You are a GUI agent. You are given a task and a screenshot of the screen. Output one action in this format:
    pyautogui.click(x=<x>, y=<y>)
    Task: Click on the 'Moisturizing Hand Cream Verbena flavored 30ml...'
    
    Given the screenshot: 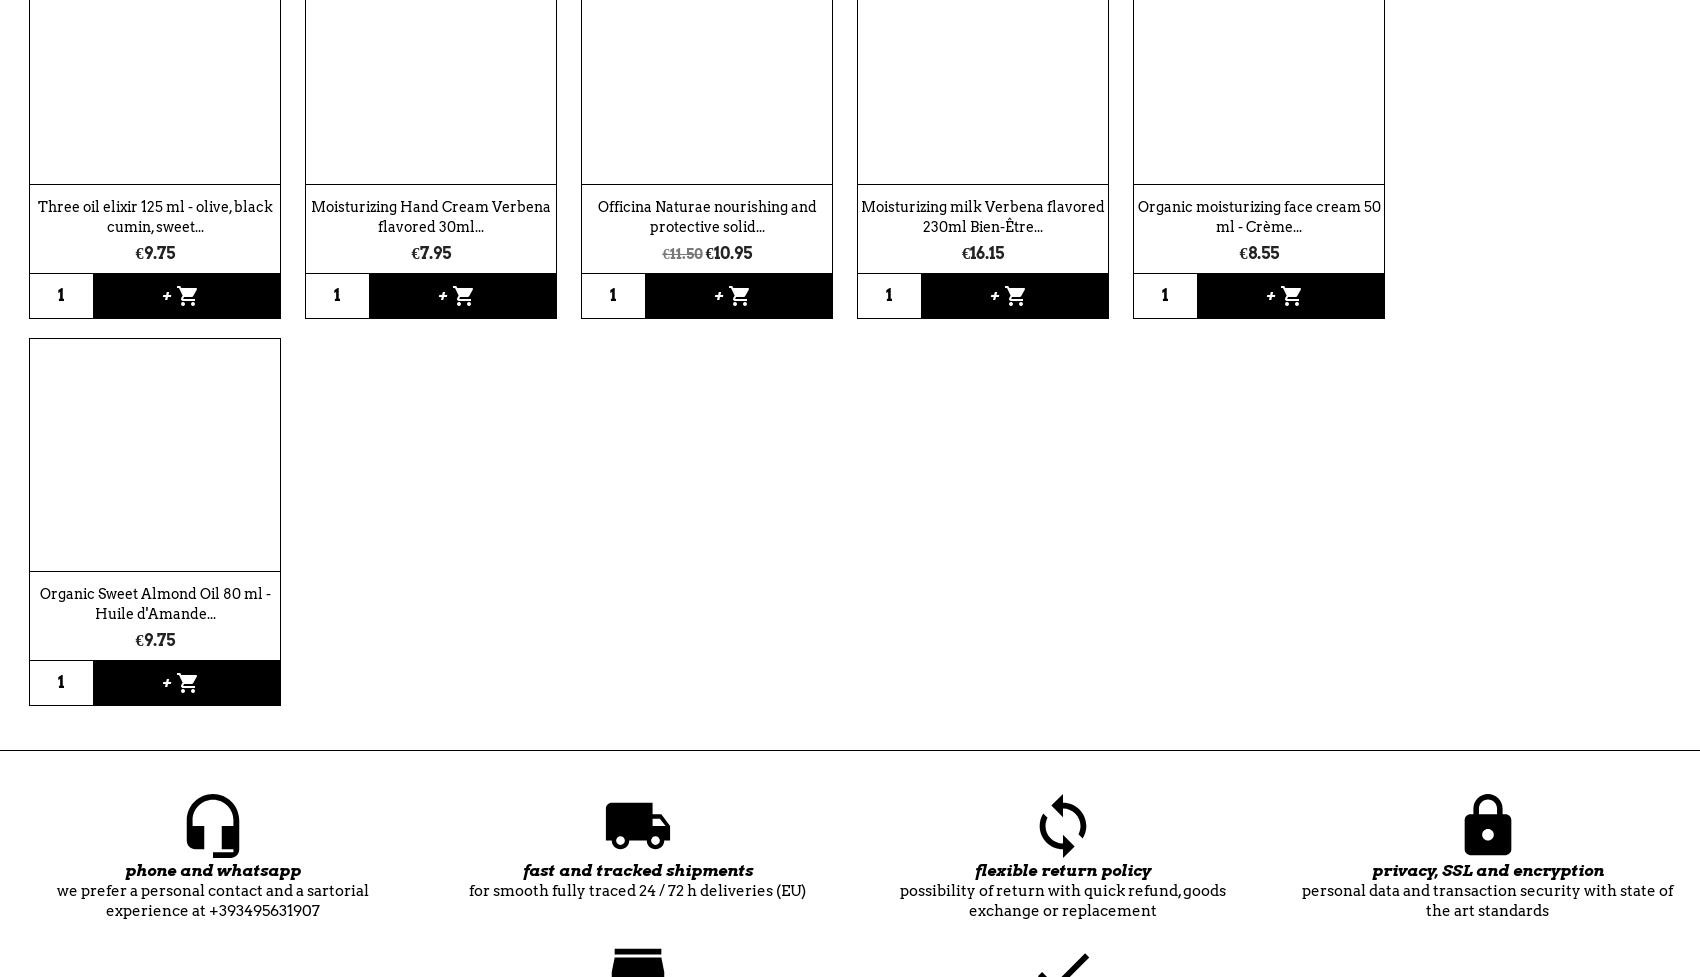 What is the action you would take?
    pyautogui.click(x=430, y=215)
    